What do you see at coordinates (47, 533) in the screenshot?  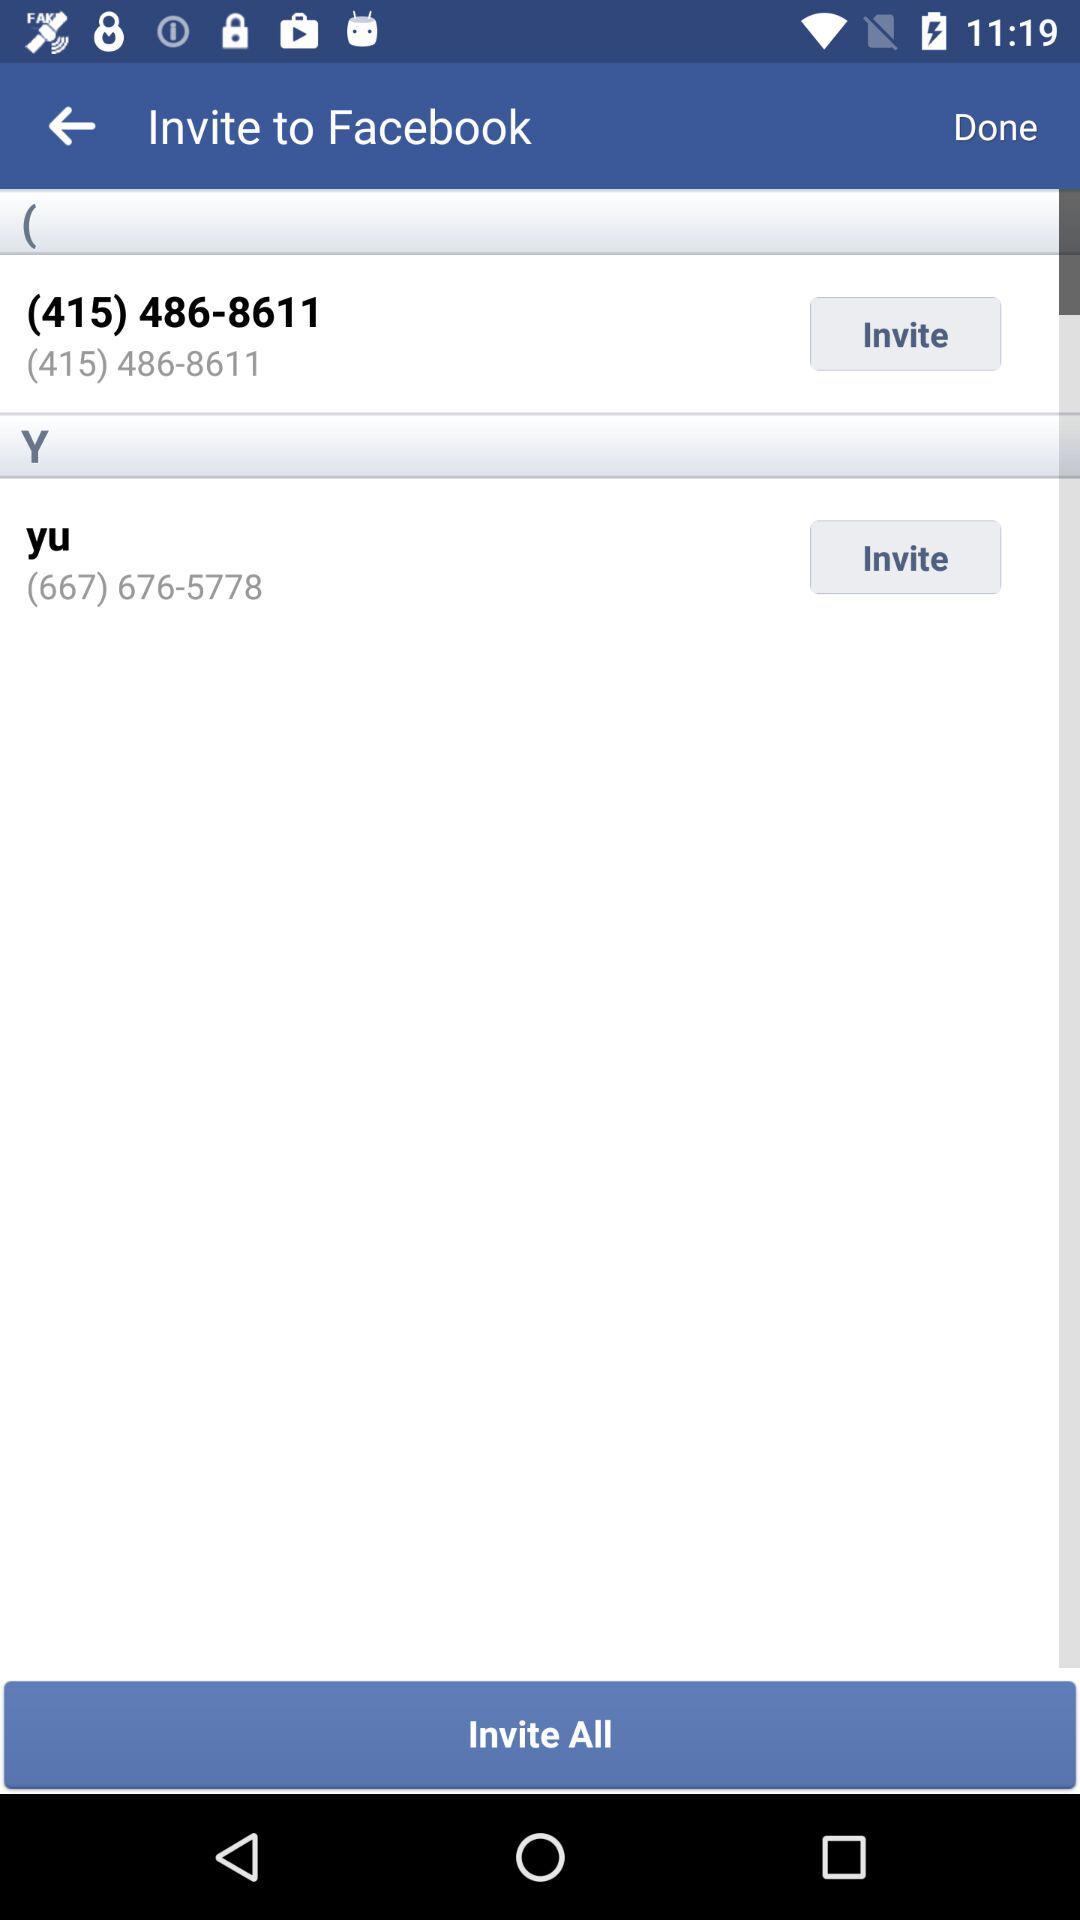 I see `item to the left of invite icon` at bounding box center [47, 533].